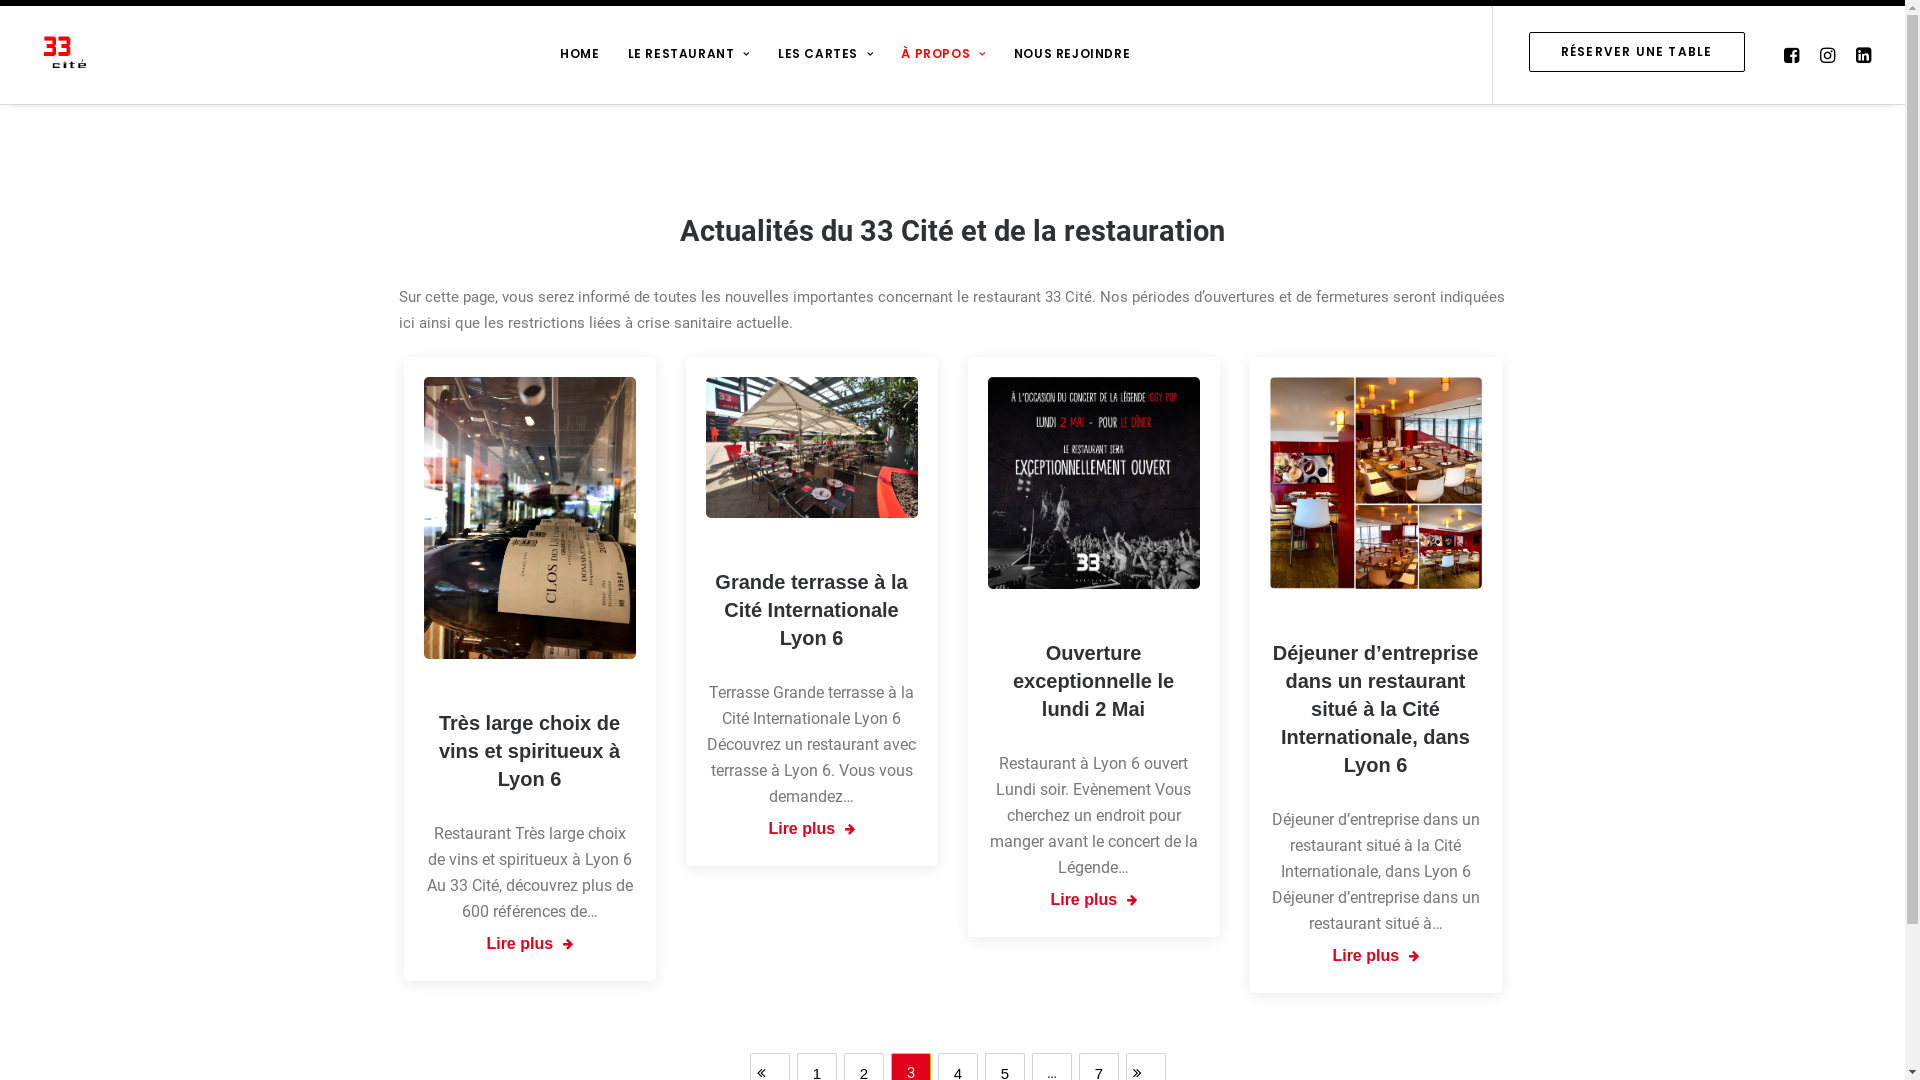 This screenshot has height=1080, width=1920. I want to click on 'NOUS REJOINDRE', so click(1070, 50).